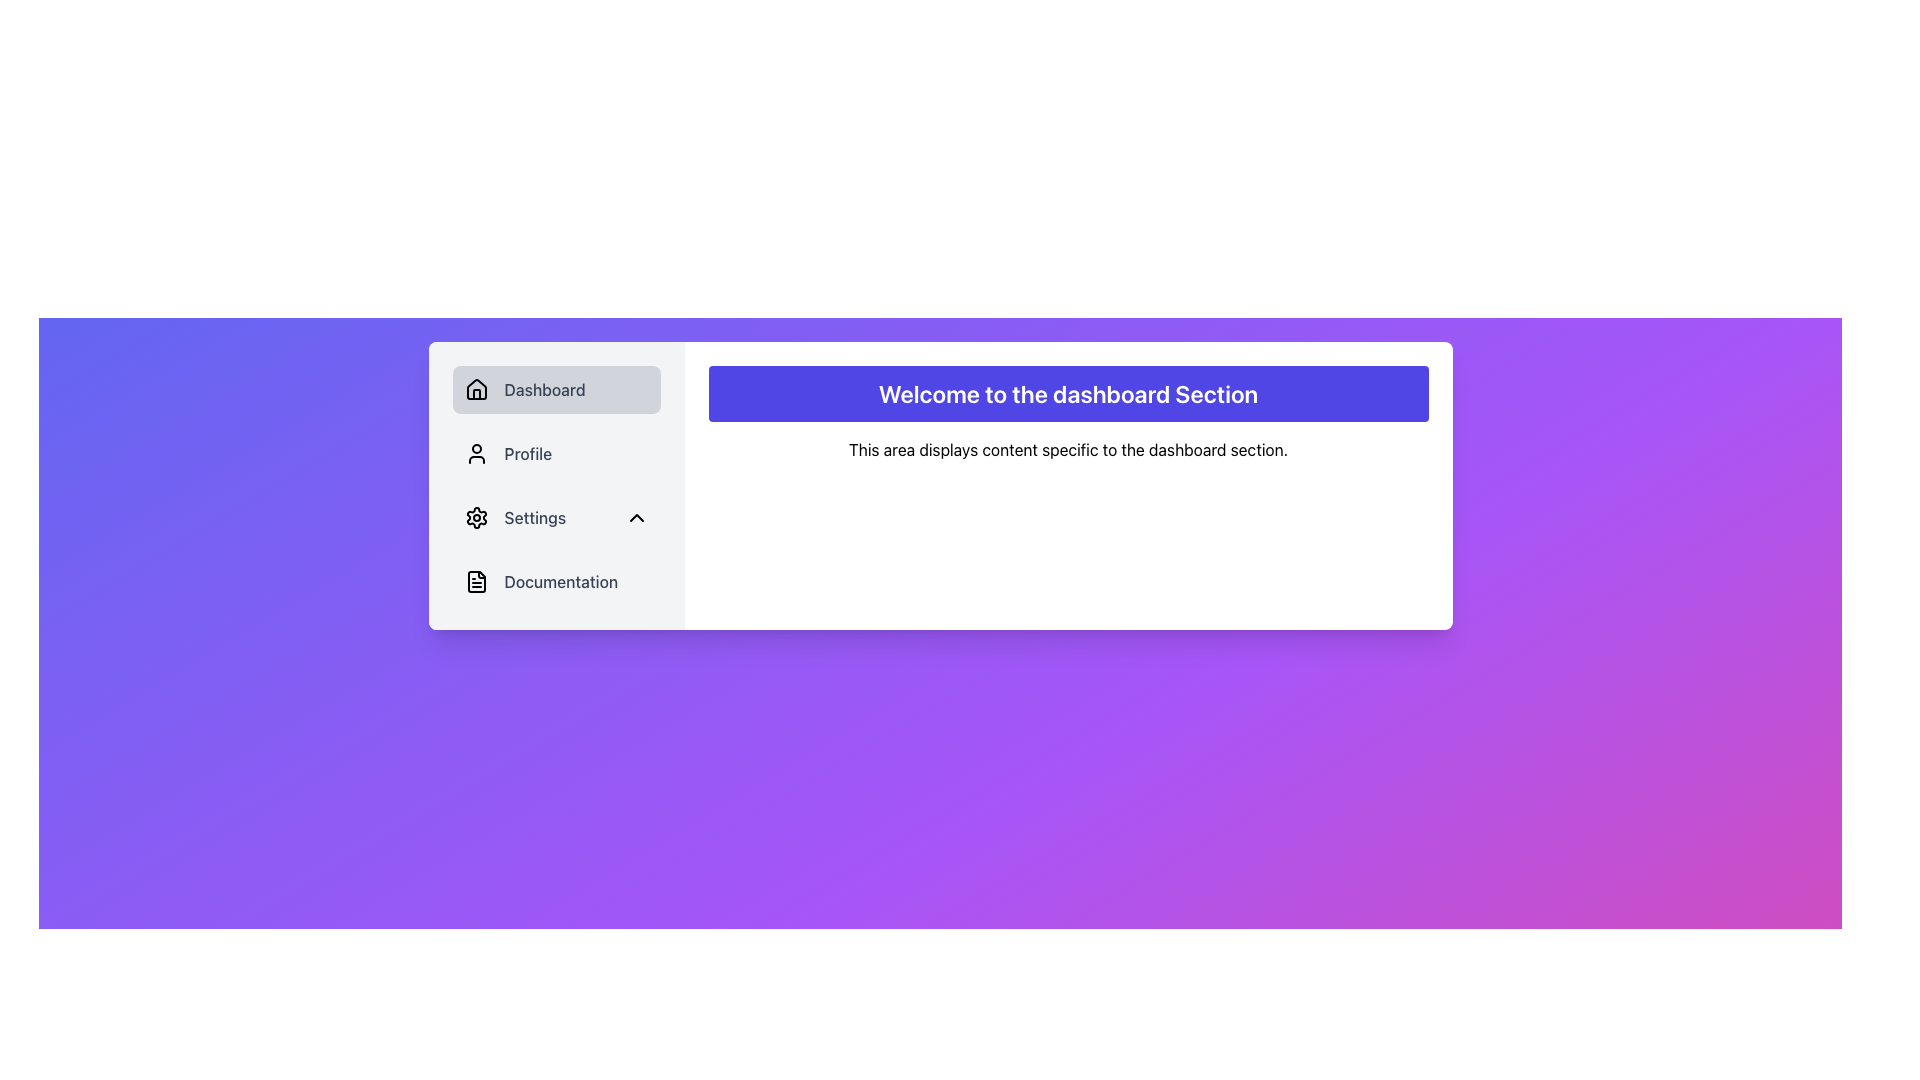  I want to click on the 'Settings' Navigation Item, which is the third item in the vertical navigation panel, so click(556, 516).